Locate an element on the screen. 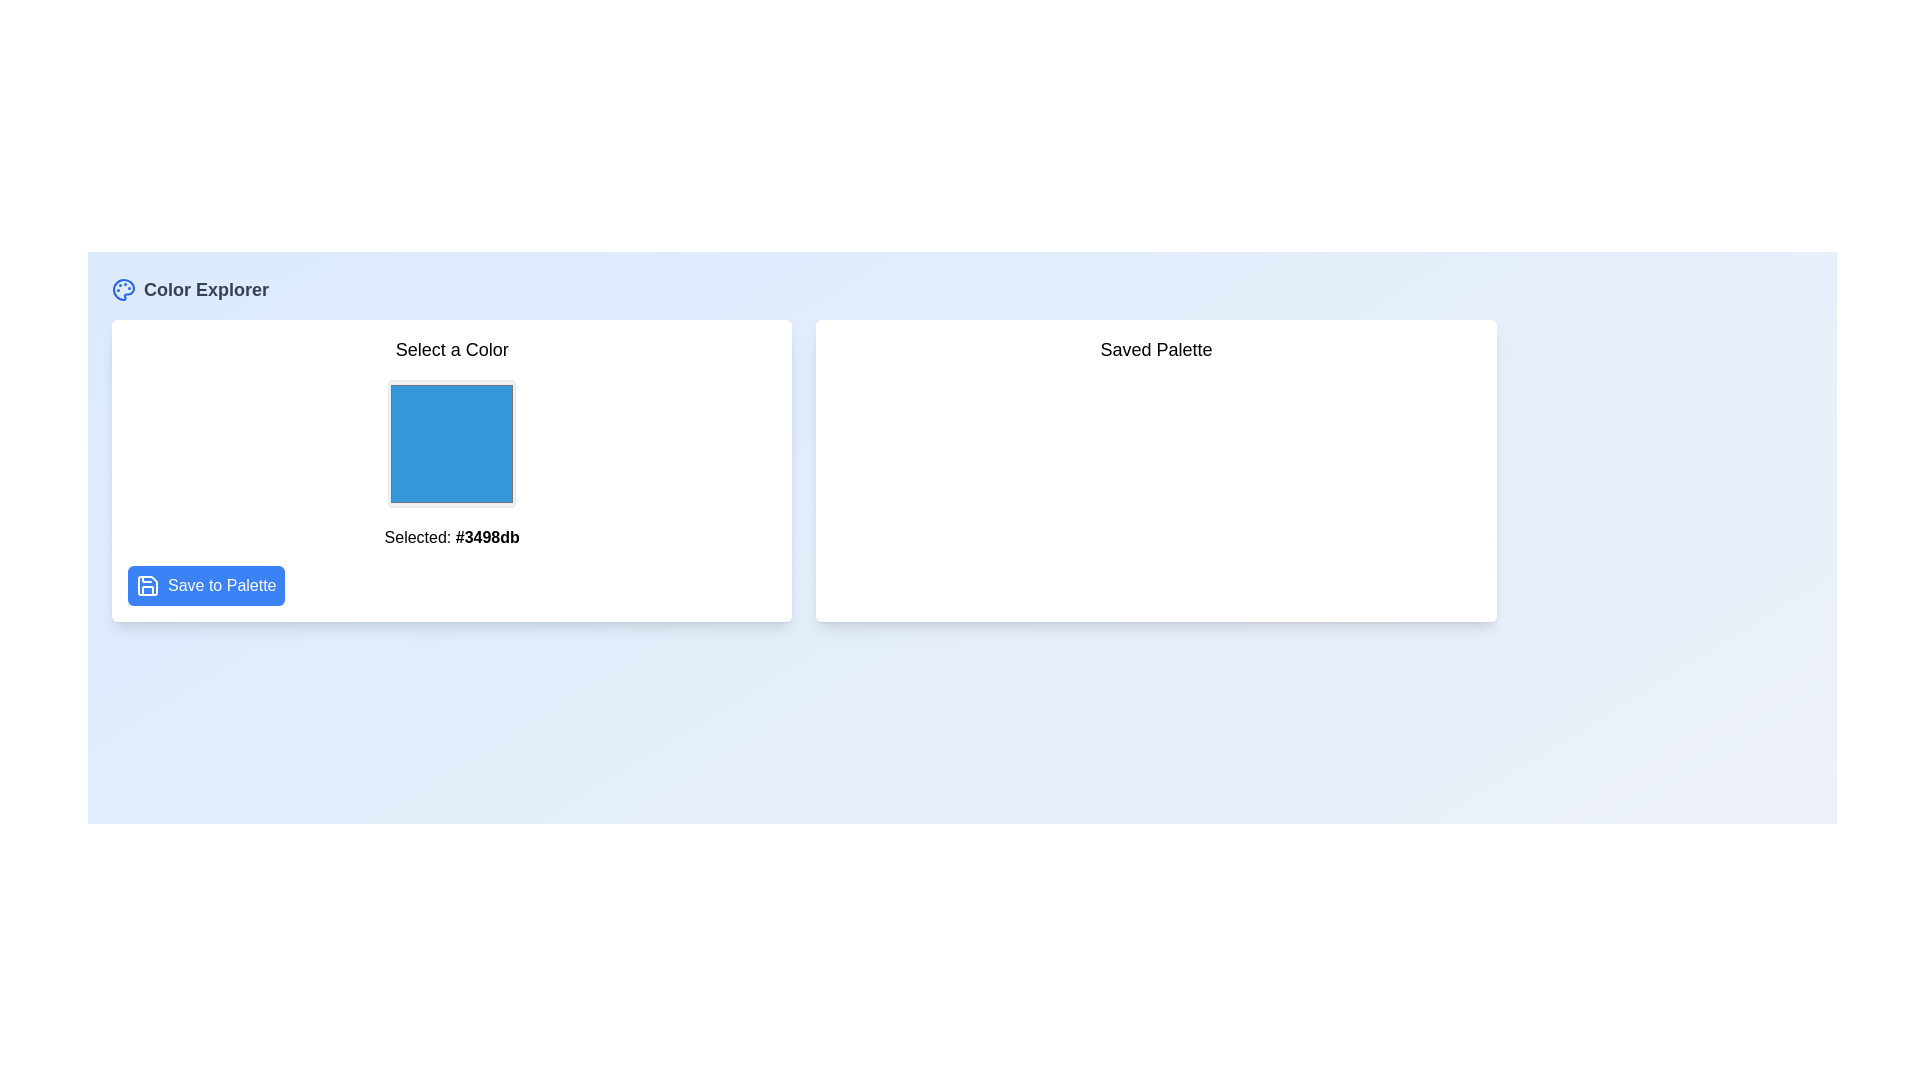 Image resolution: width=1920 pixels, height=1080 pixels. the 'Save to Palette' button, which is a rectangular button with a bright blue background and white rounded edges, located at the bottom-left corner of the 'Select a Color' panel, below the text 'Selected: #3498db' is located at coordinates (206, 585).